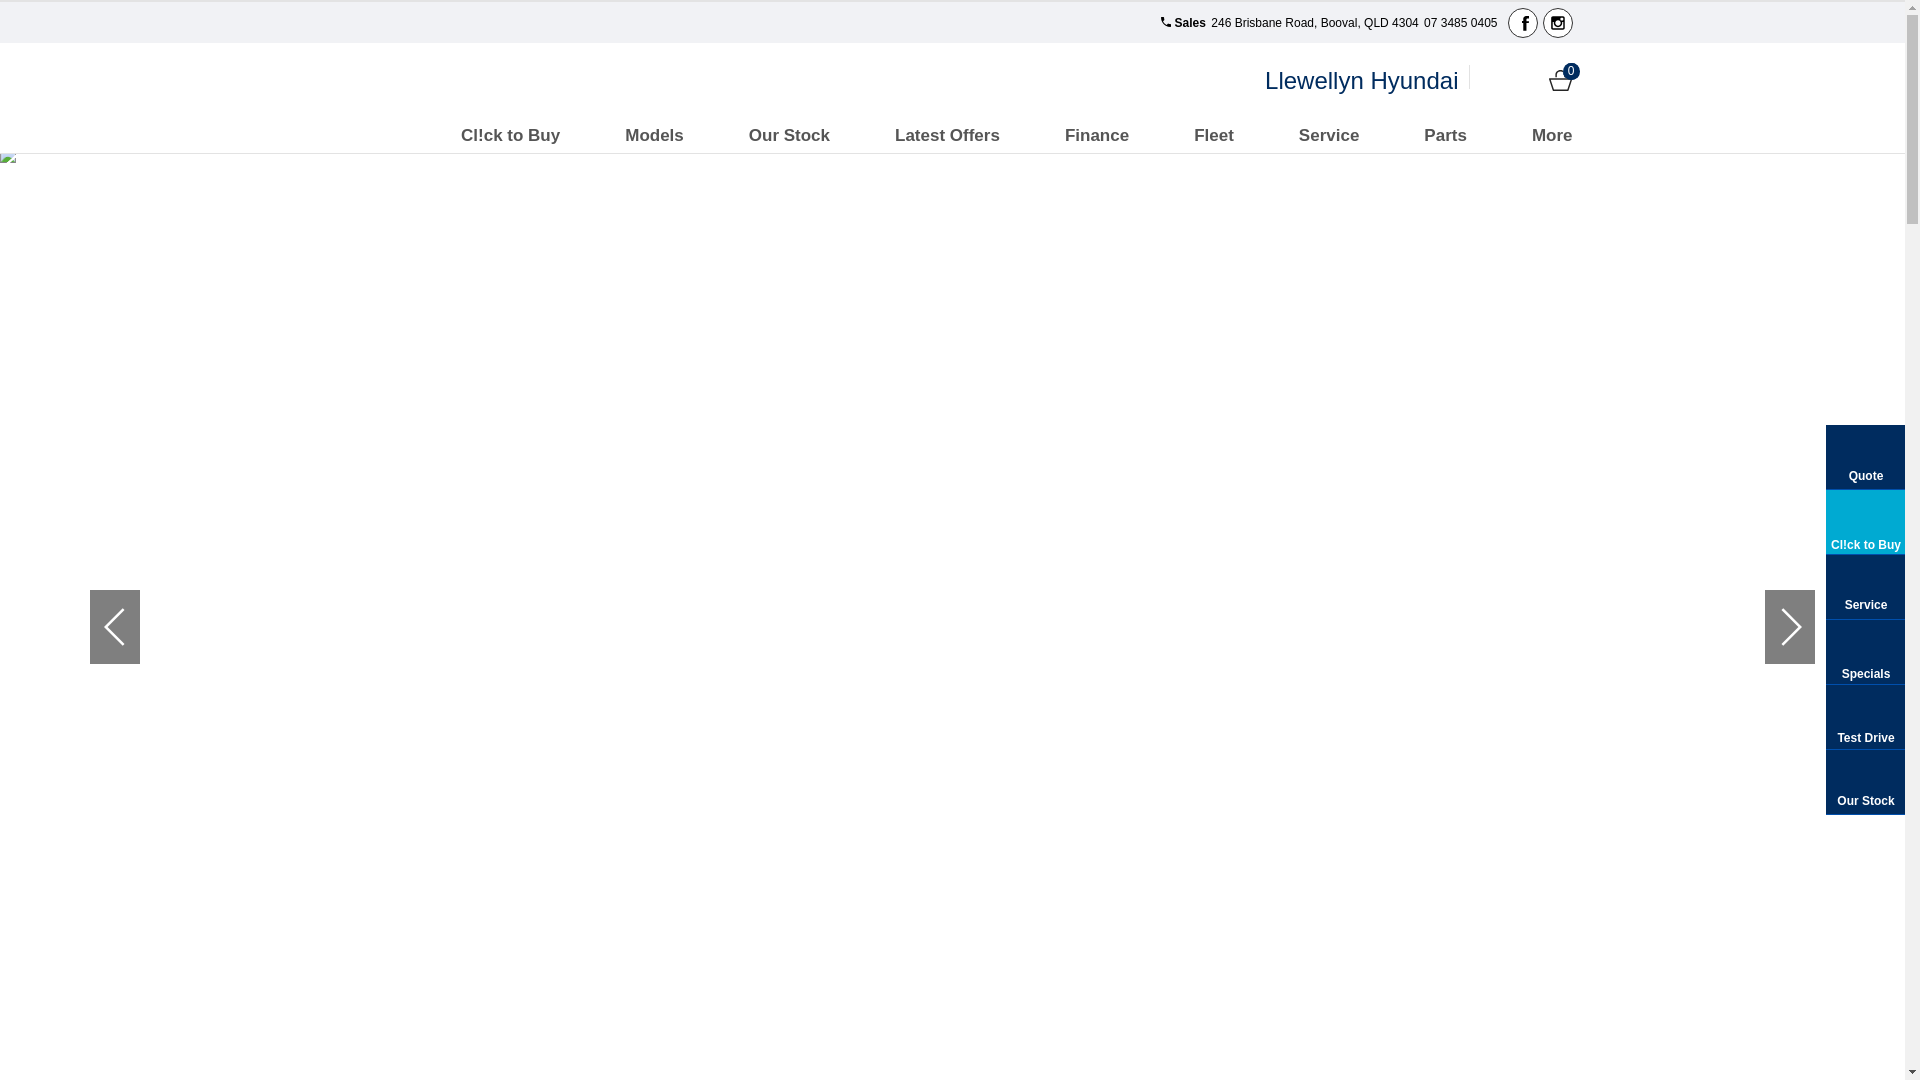 The width and height of the screenshot is (1920, 1080). Describe the element at coordinates (1551, 135) in the screenshot. I see `'More'` at that location.